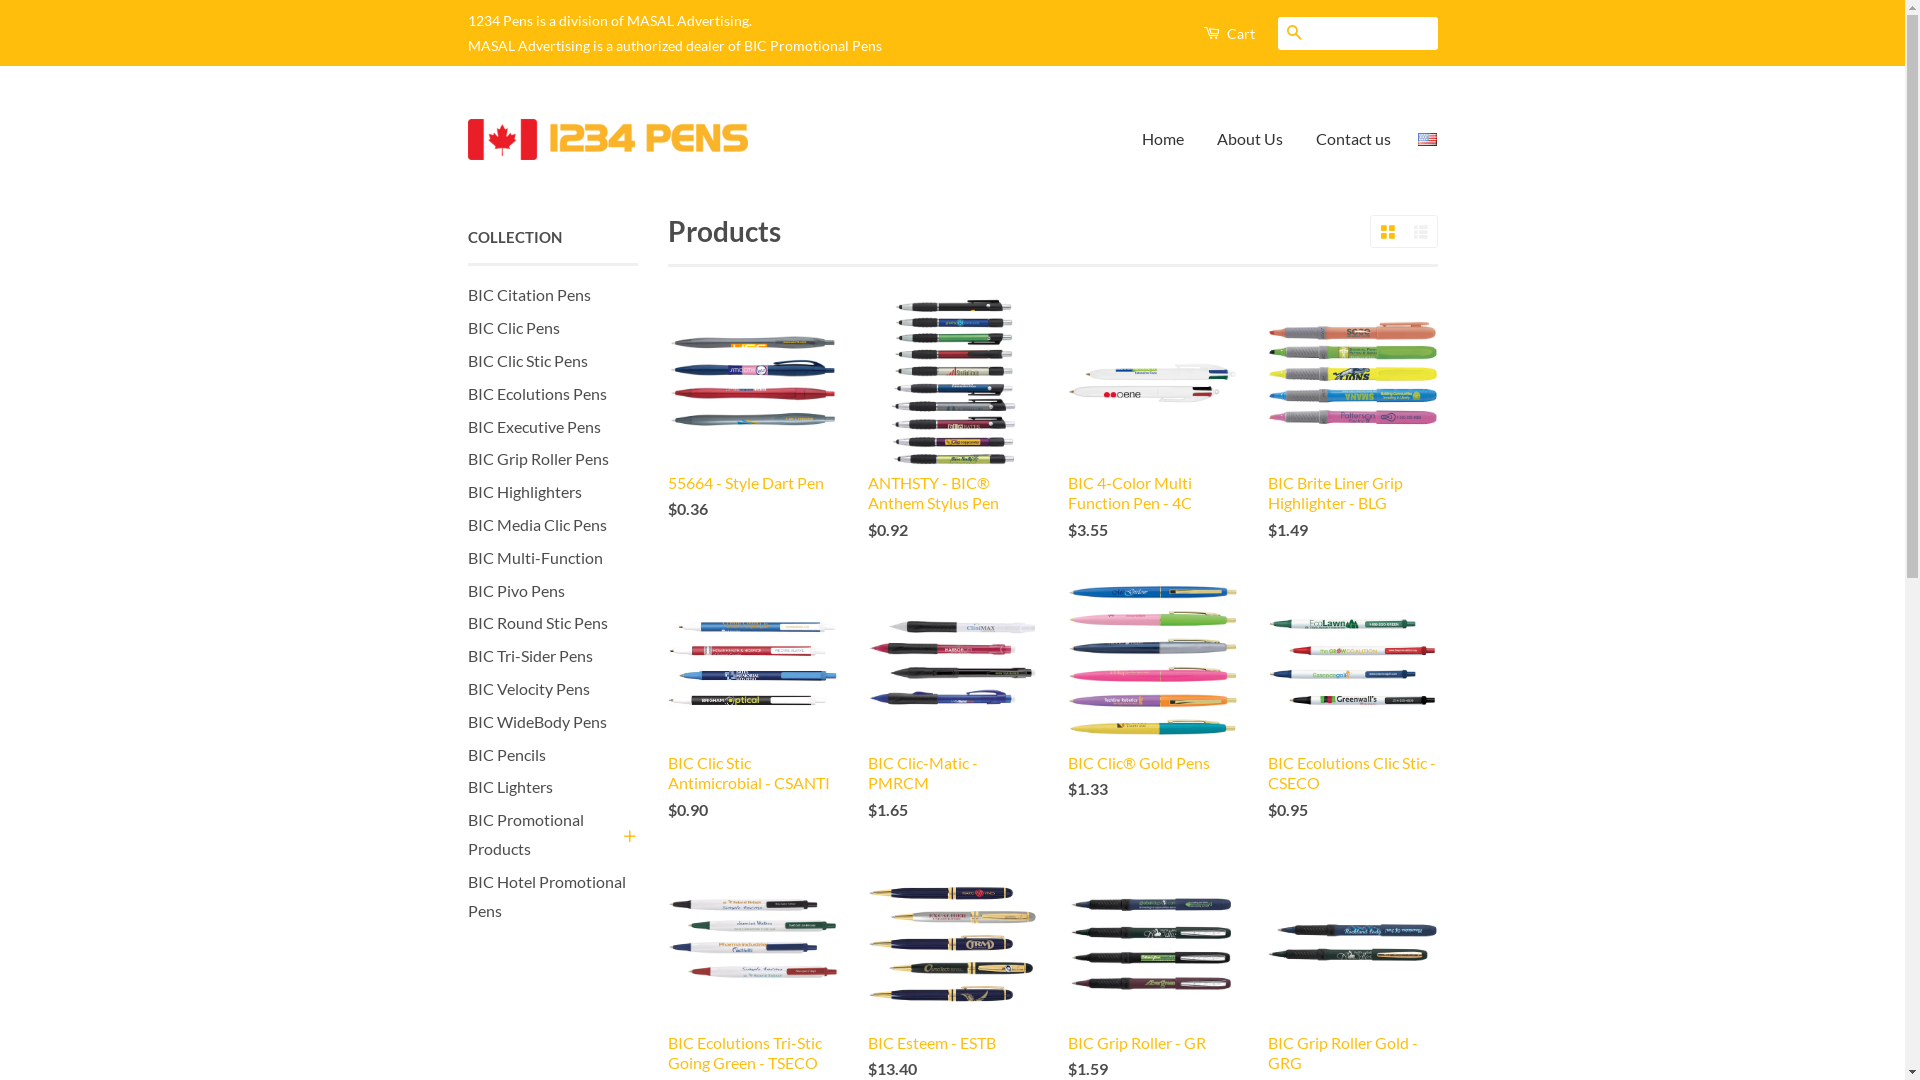  Describe the element at coordinates (1353, 716) in the screenshot. I see `'BIC Ecolutions Clic Stic - CSECO` at that location.